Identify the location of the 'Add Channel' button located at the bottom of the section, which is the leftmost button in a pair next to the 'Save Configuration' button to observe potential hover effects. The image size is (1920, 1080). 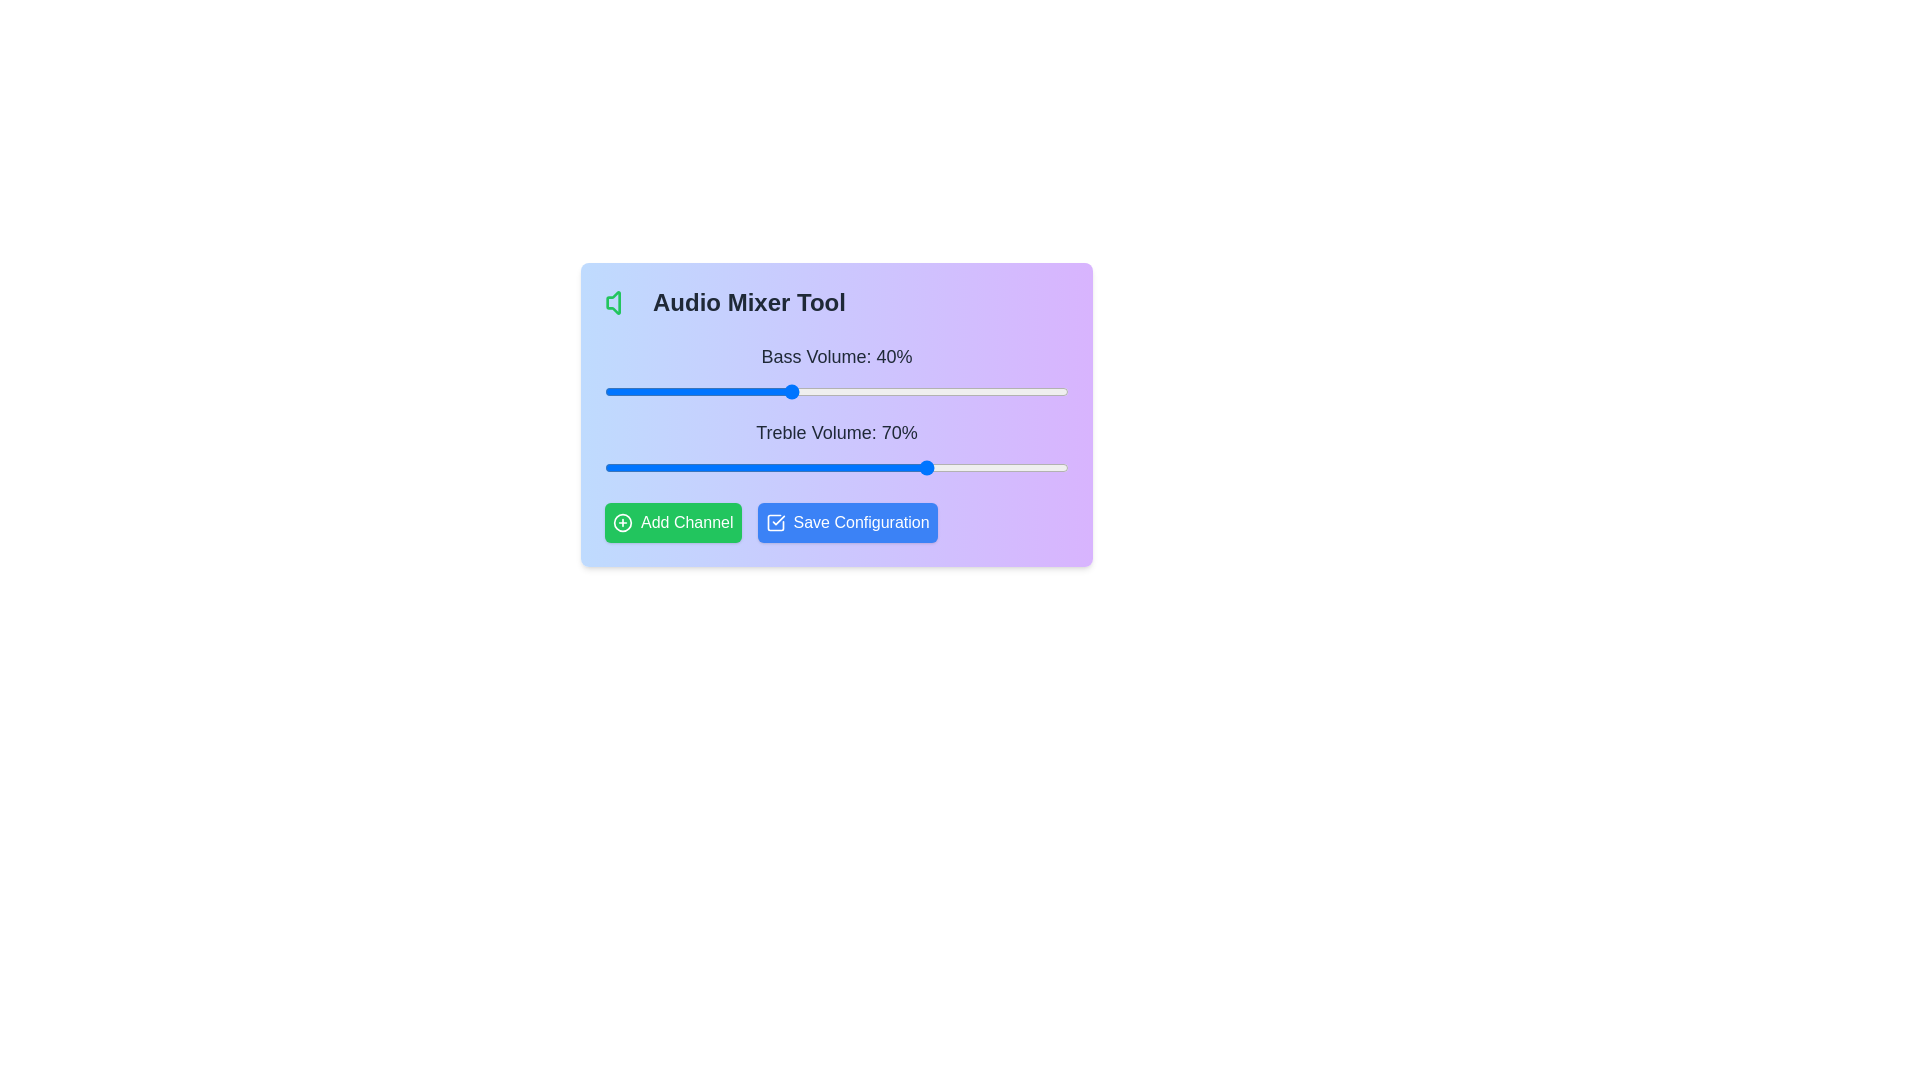
(673, 522).